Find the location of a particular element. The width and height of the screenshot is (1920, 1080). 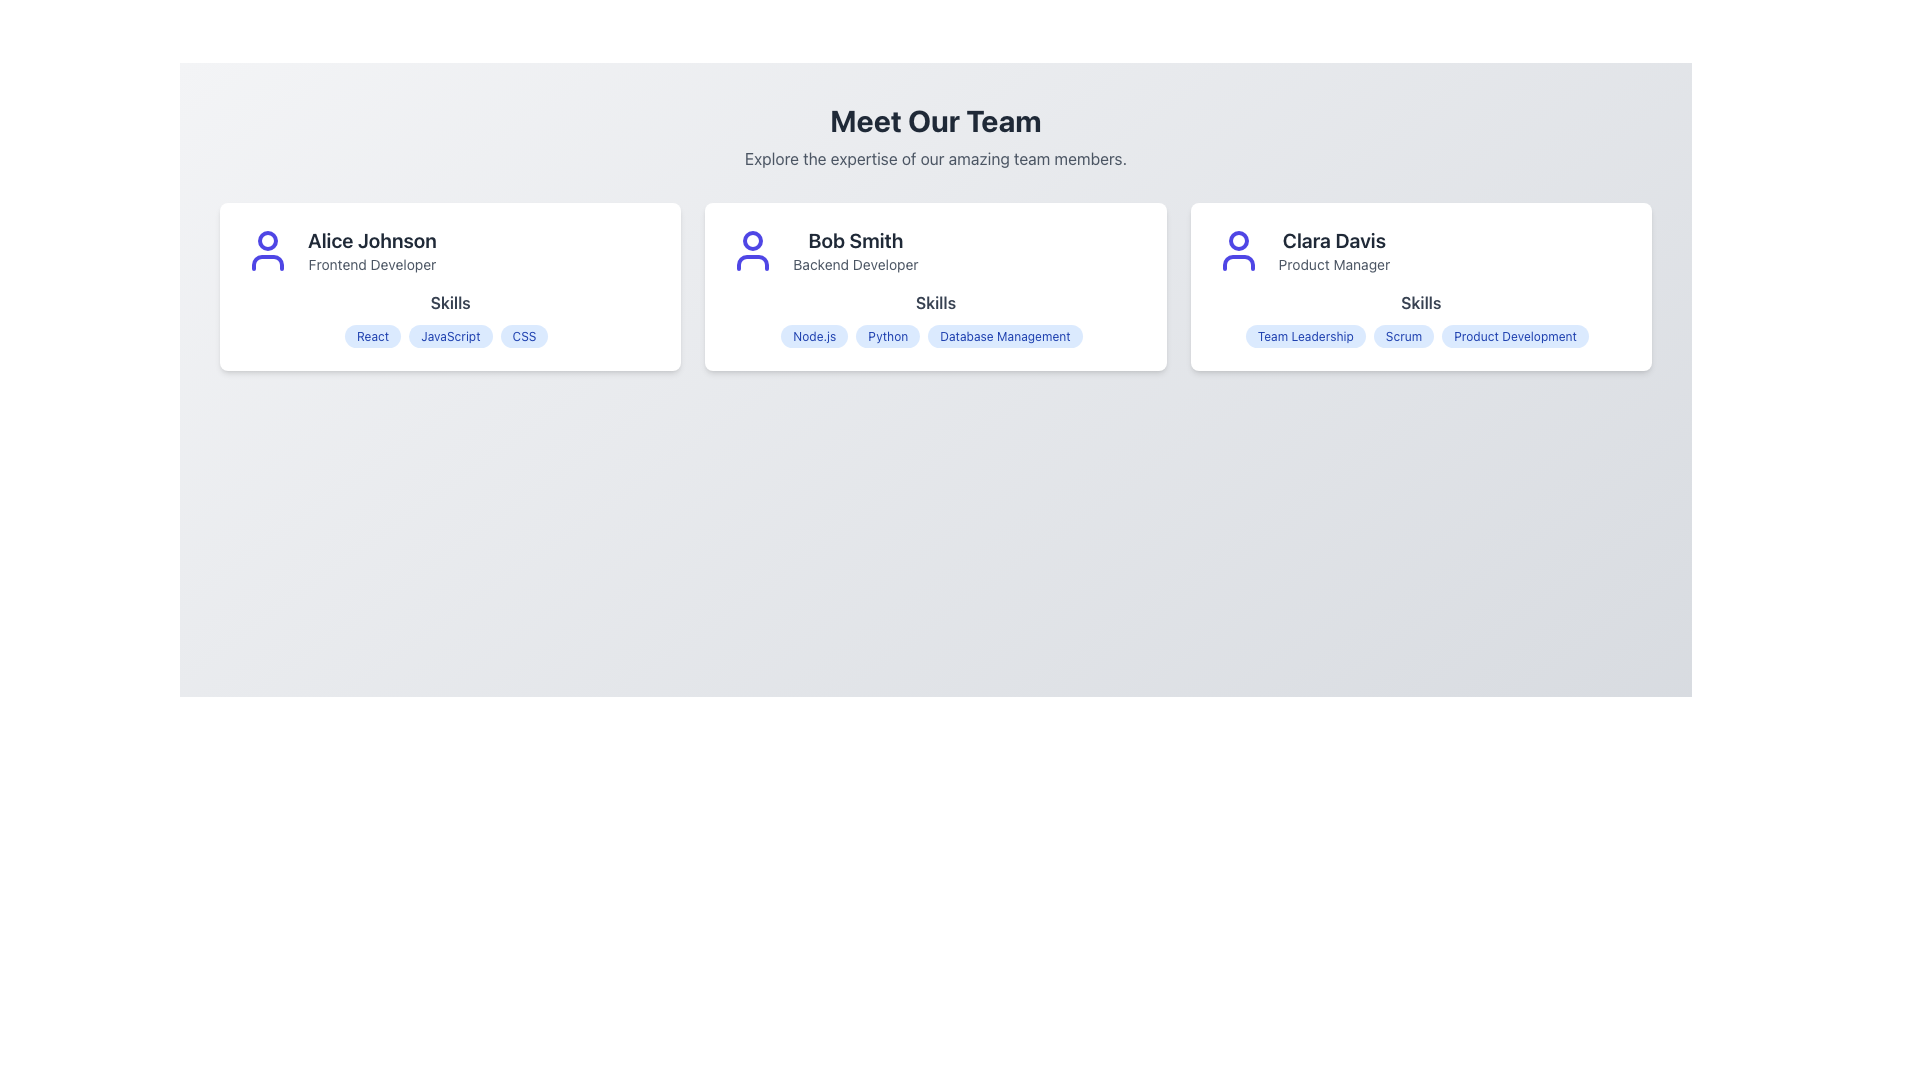

the Circle graphical element in the avatar icon for Clara Davis, a Product Manager, located at the top-left corner of the third card from the left is located at coordinates (1237, 239).